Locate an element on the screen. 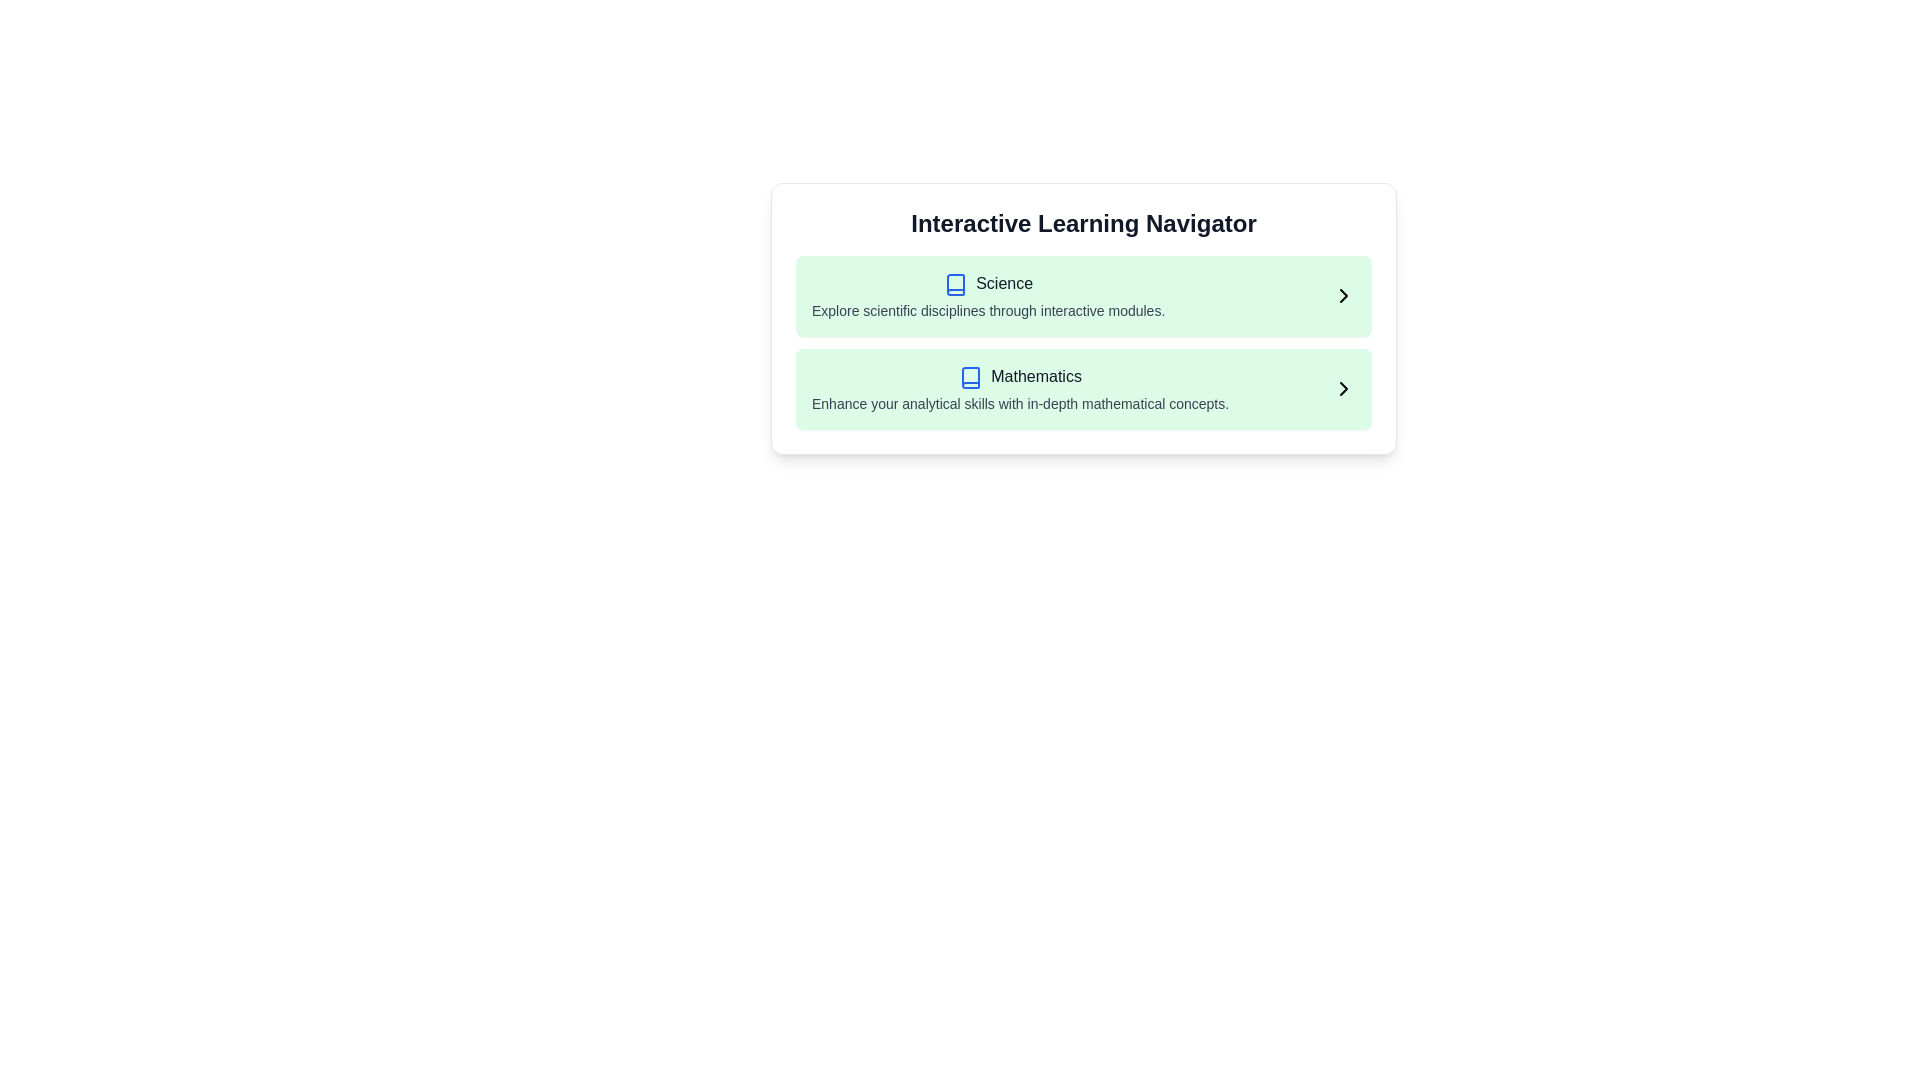  the text label that states 'Explore scientific disciplines through interactive modules.', styled as small-sized gray text, located below the 'Science' heading is located at coordinates (988, 310).